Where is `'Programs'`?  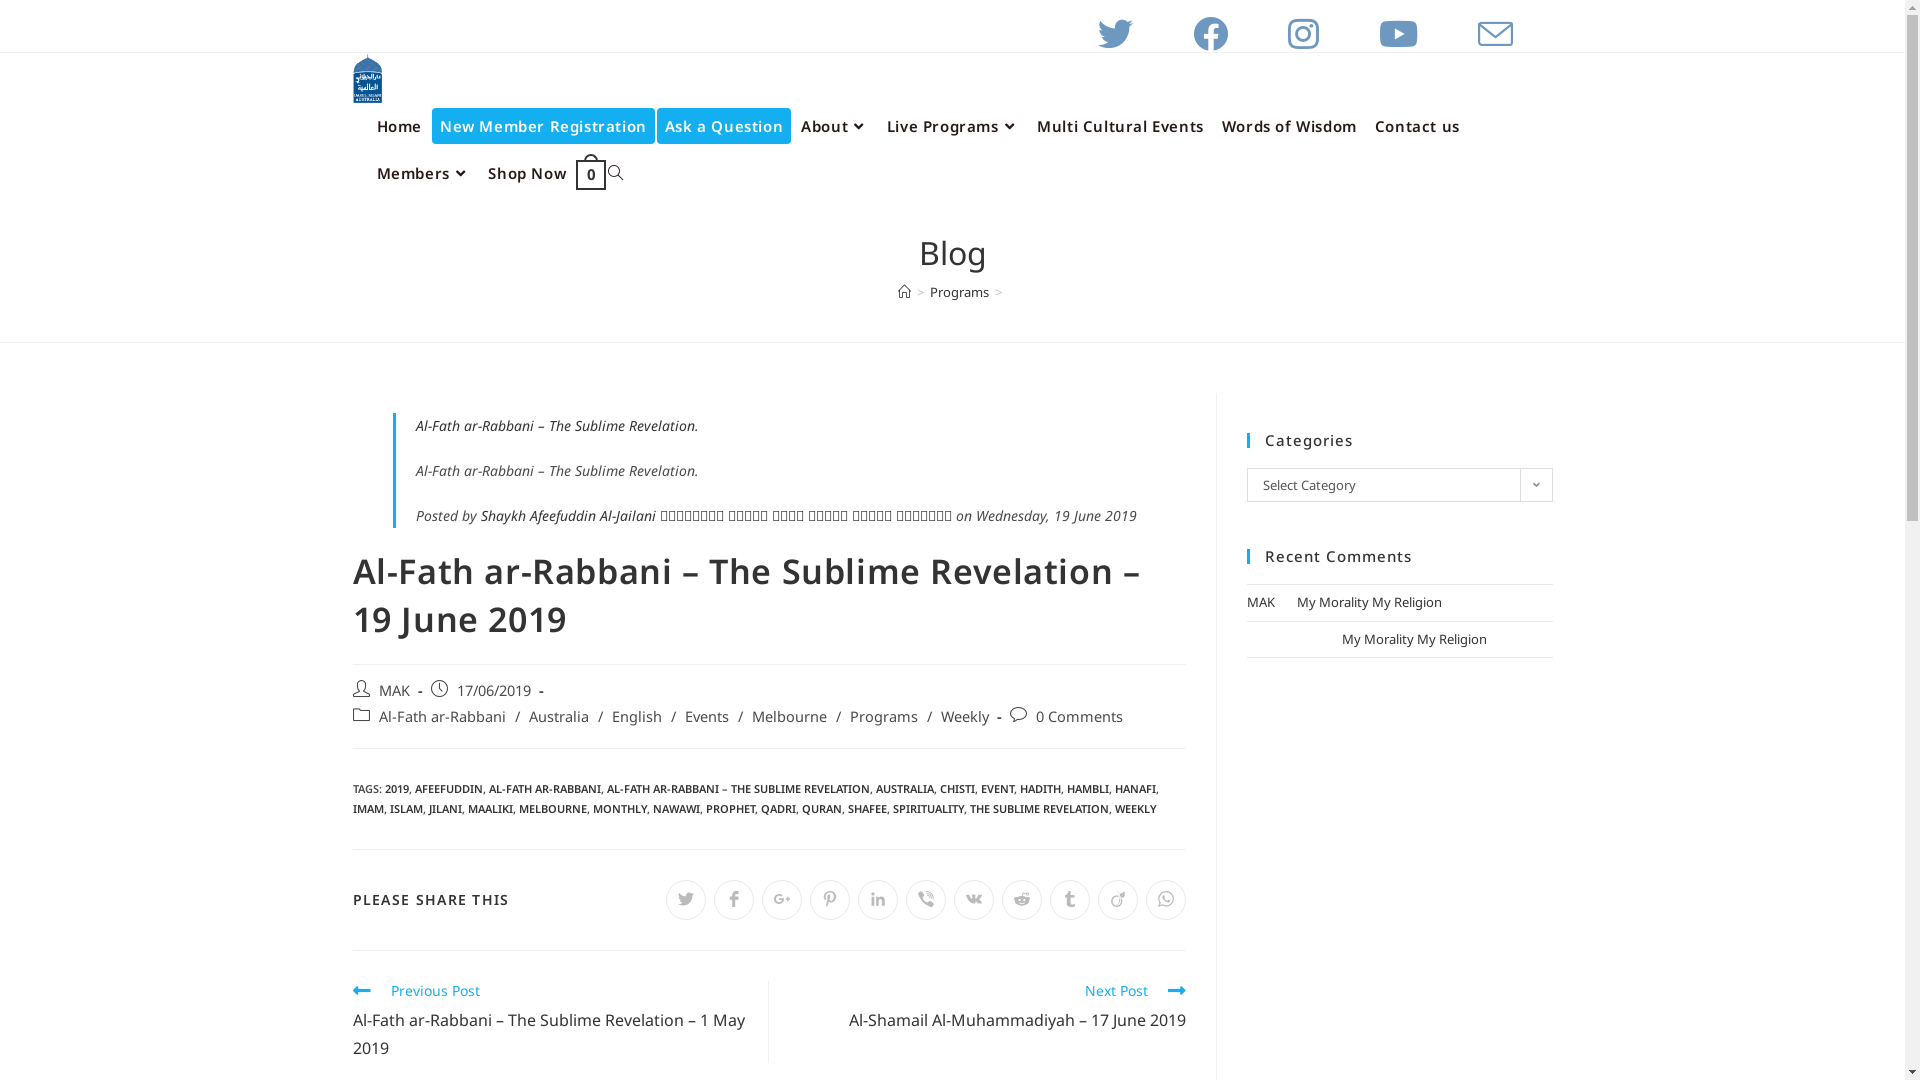 'Programs' is located at coordinates (958, 292).